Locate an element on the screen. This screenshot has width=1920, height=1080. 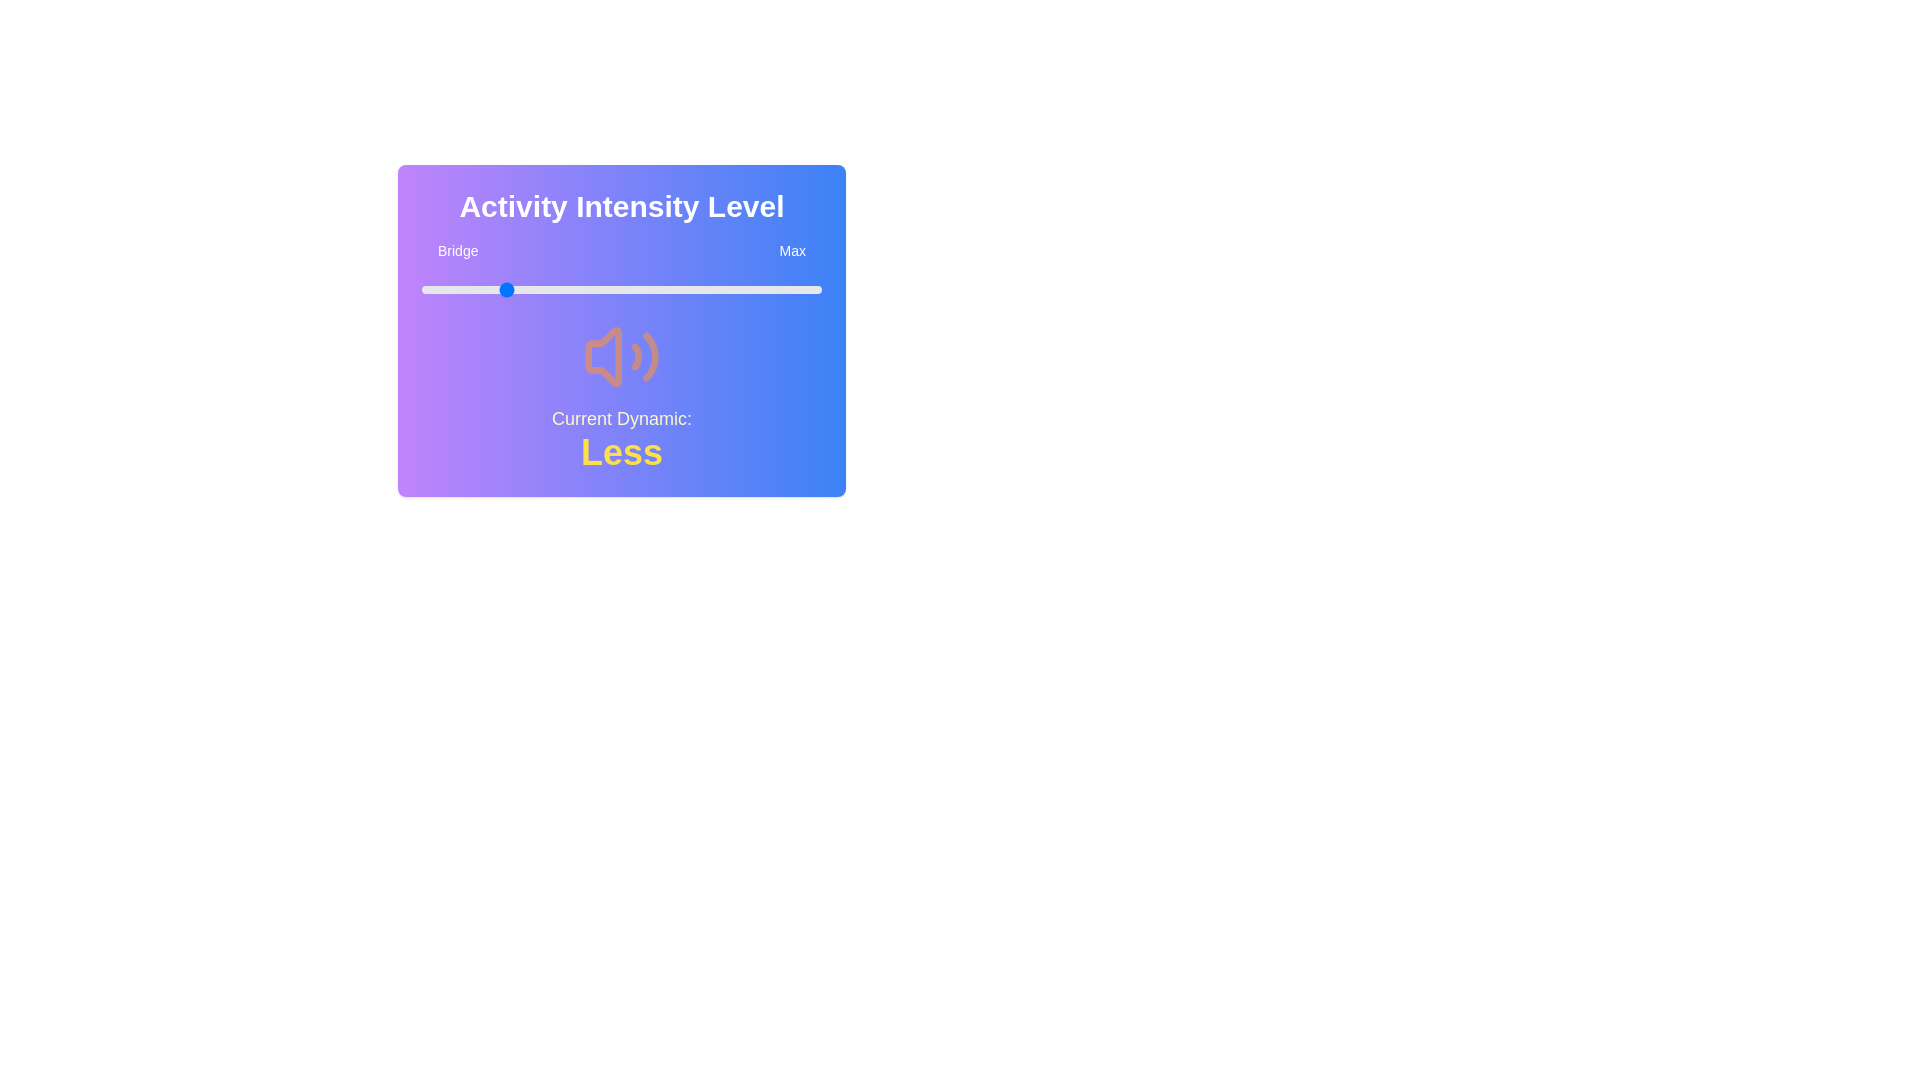
the slider to set the intensity level to 98% is located at coordinates (814, 289).